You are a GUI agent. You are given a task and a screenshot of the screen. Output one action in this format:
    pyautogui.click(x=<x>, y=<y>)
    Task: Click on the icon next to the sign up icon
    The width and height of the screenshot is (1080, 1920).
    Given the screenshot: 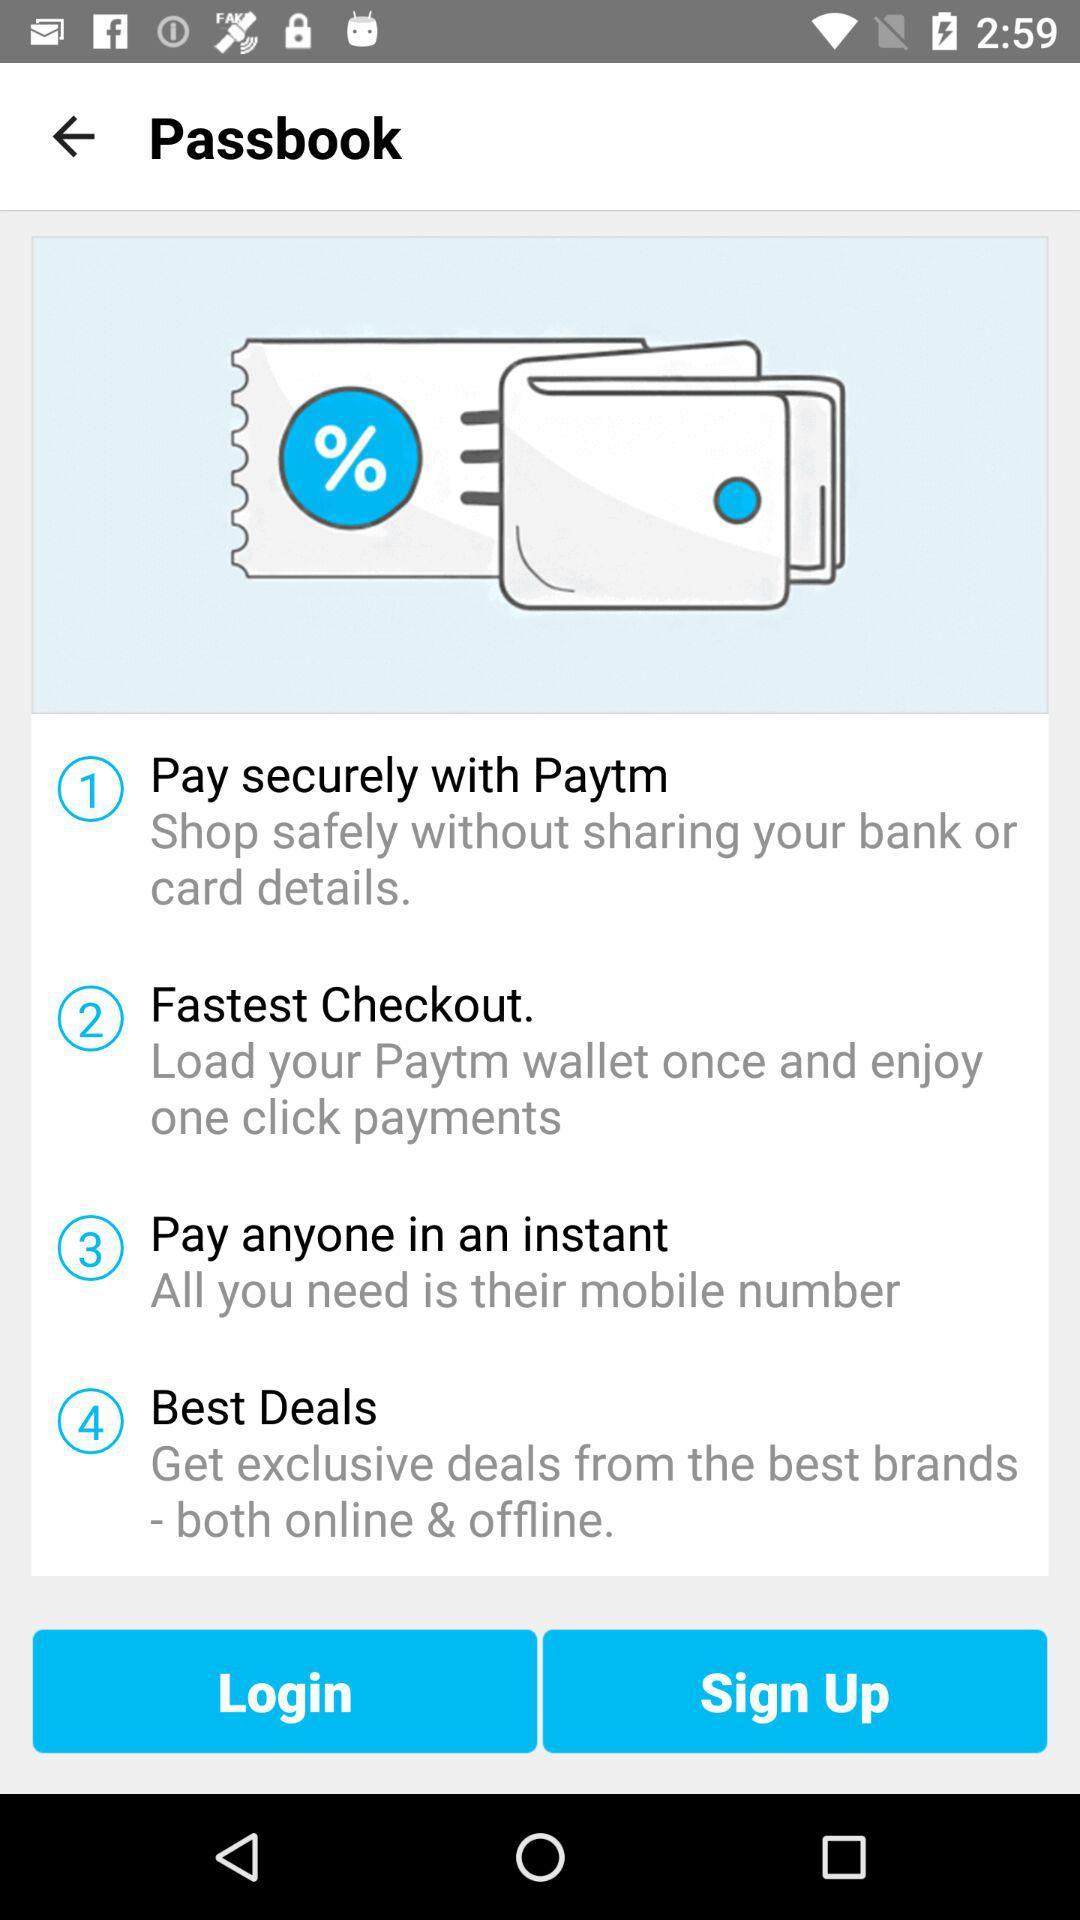 What is the action you would take?
    pyautogui.click(x=285, y=1690)
    